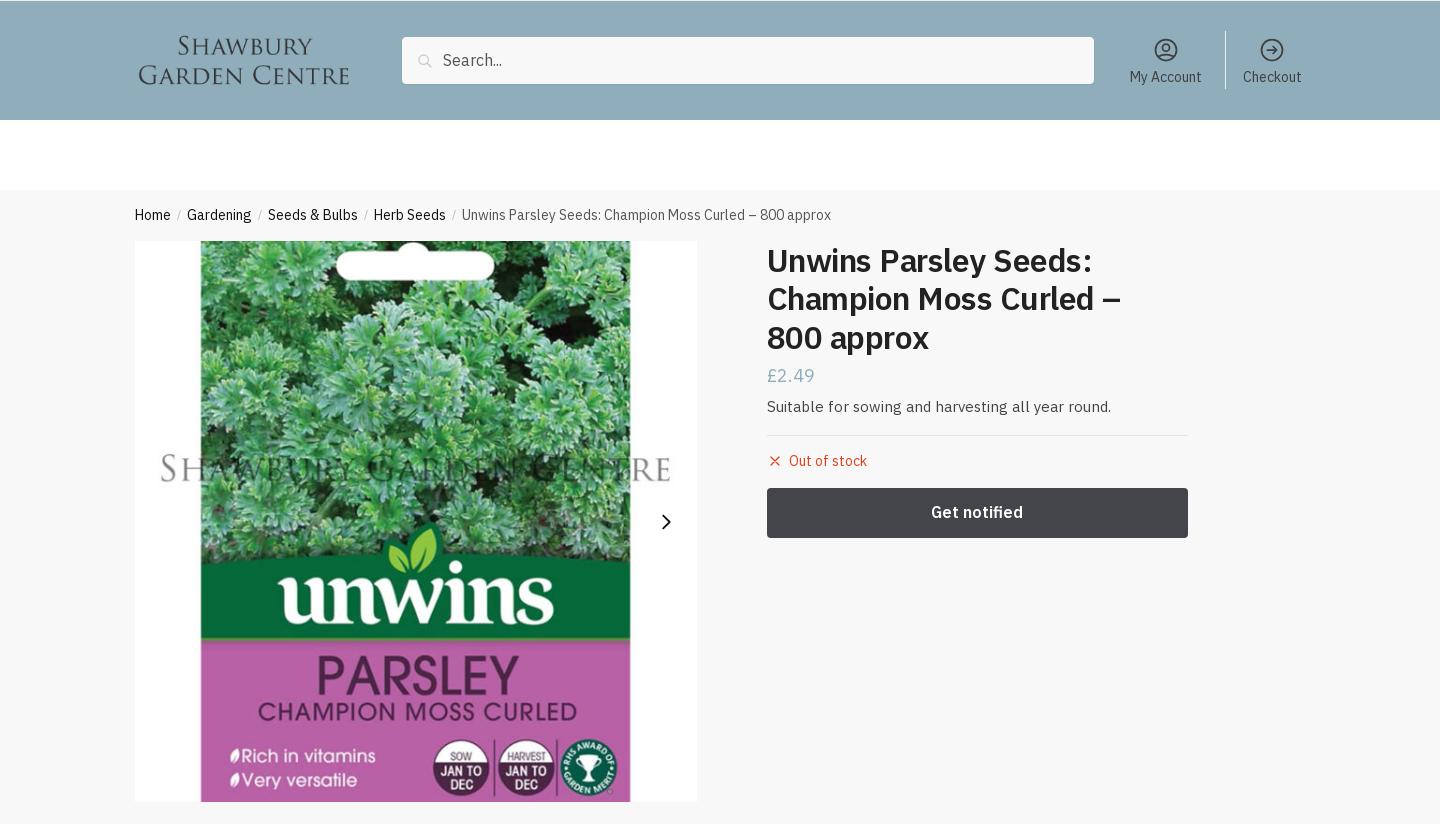 The width and height of the screenshot is (1440, 824). I want to click on 'Add to basket', so click(1167, 810).